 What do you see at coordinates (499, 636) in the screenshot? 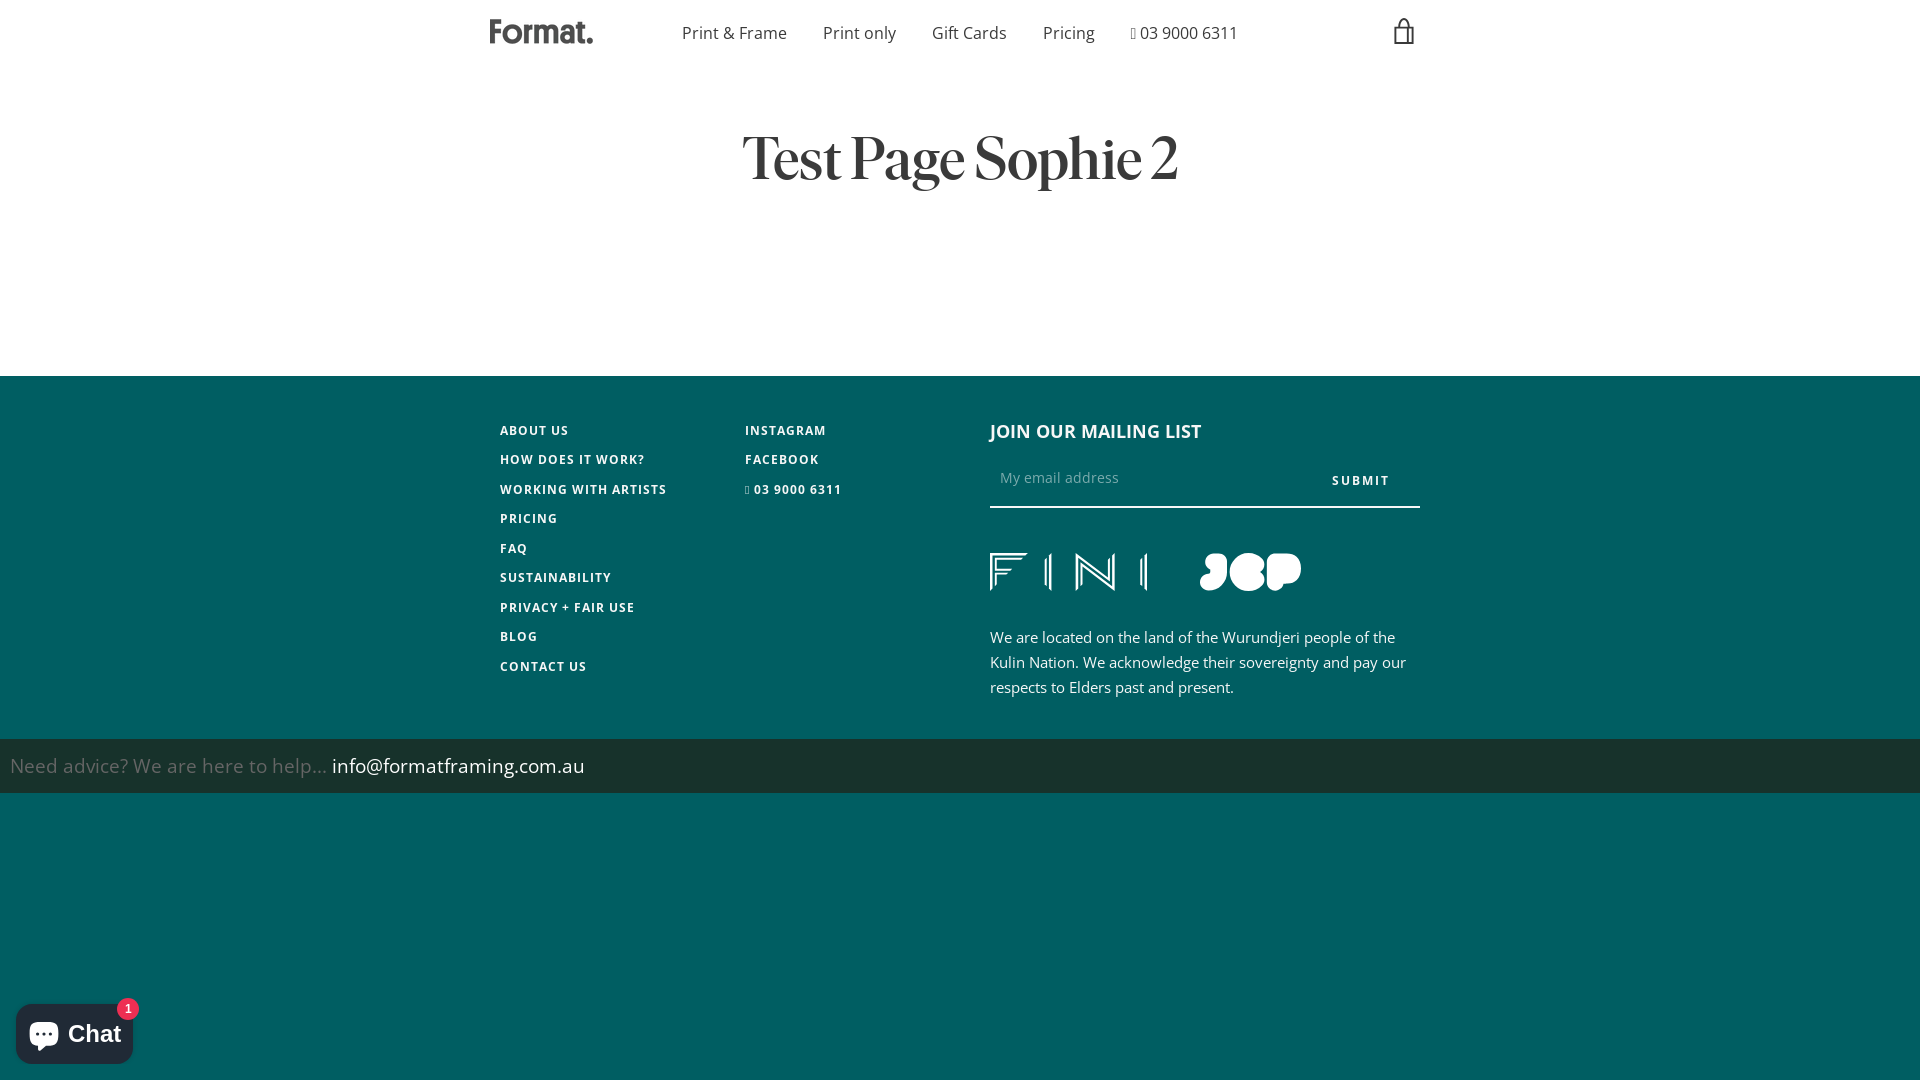
I see `'BLOG'` at bounding box center [499, 636].